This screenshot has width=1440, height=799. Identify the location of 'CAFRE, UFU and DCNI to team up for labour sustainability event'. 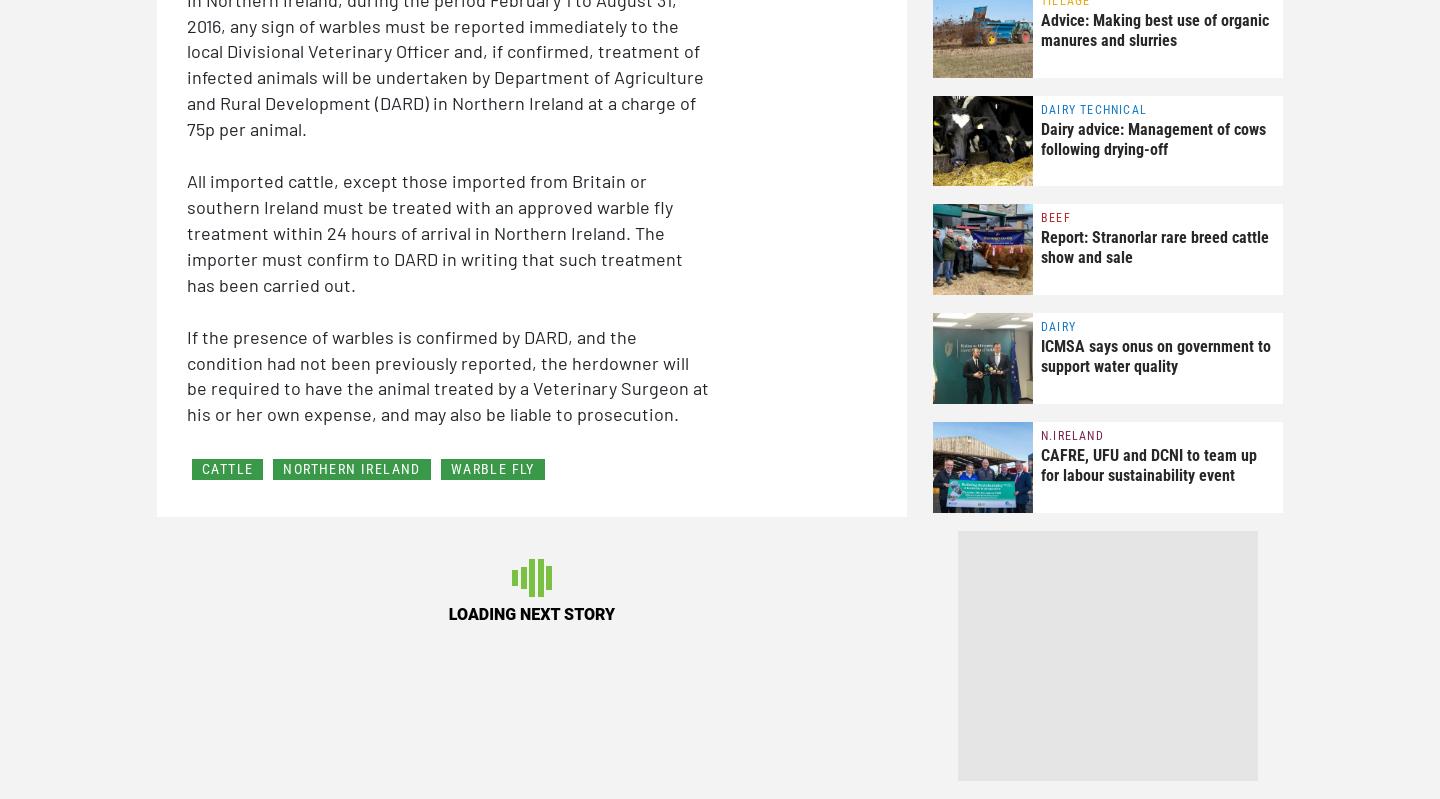
(1148, 464).